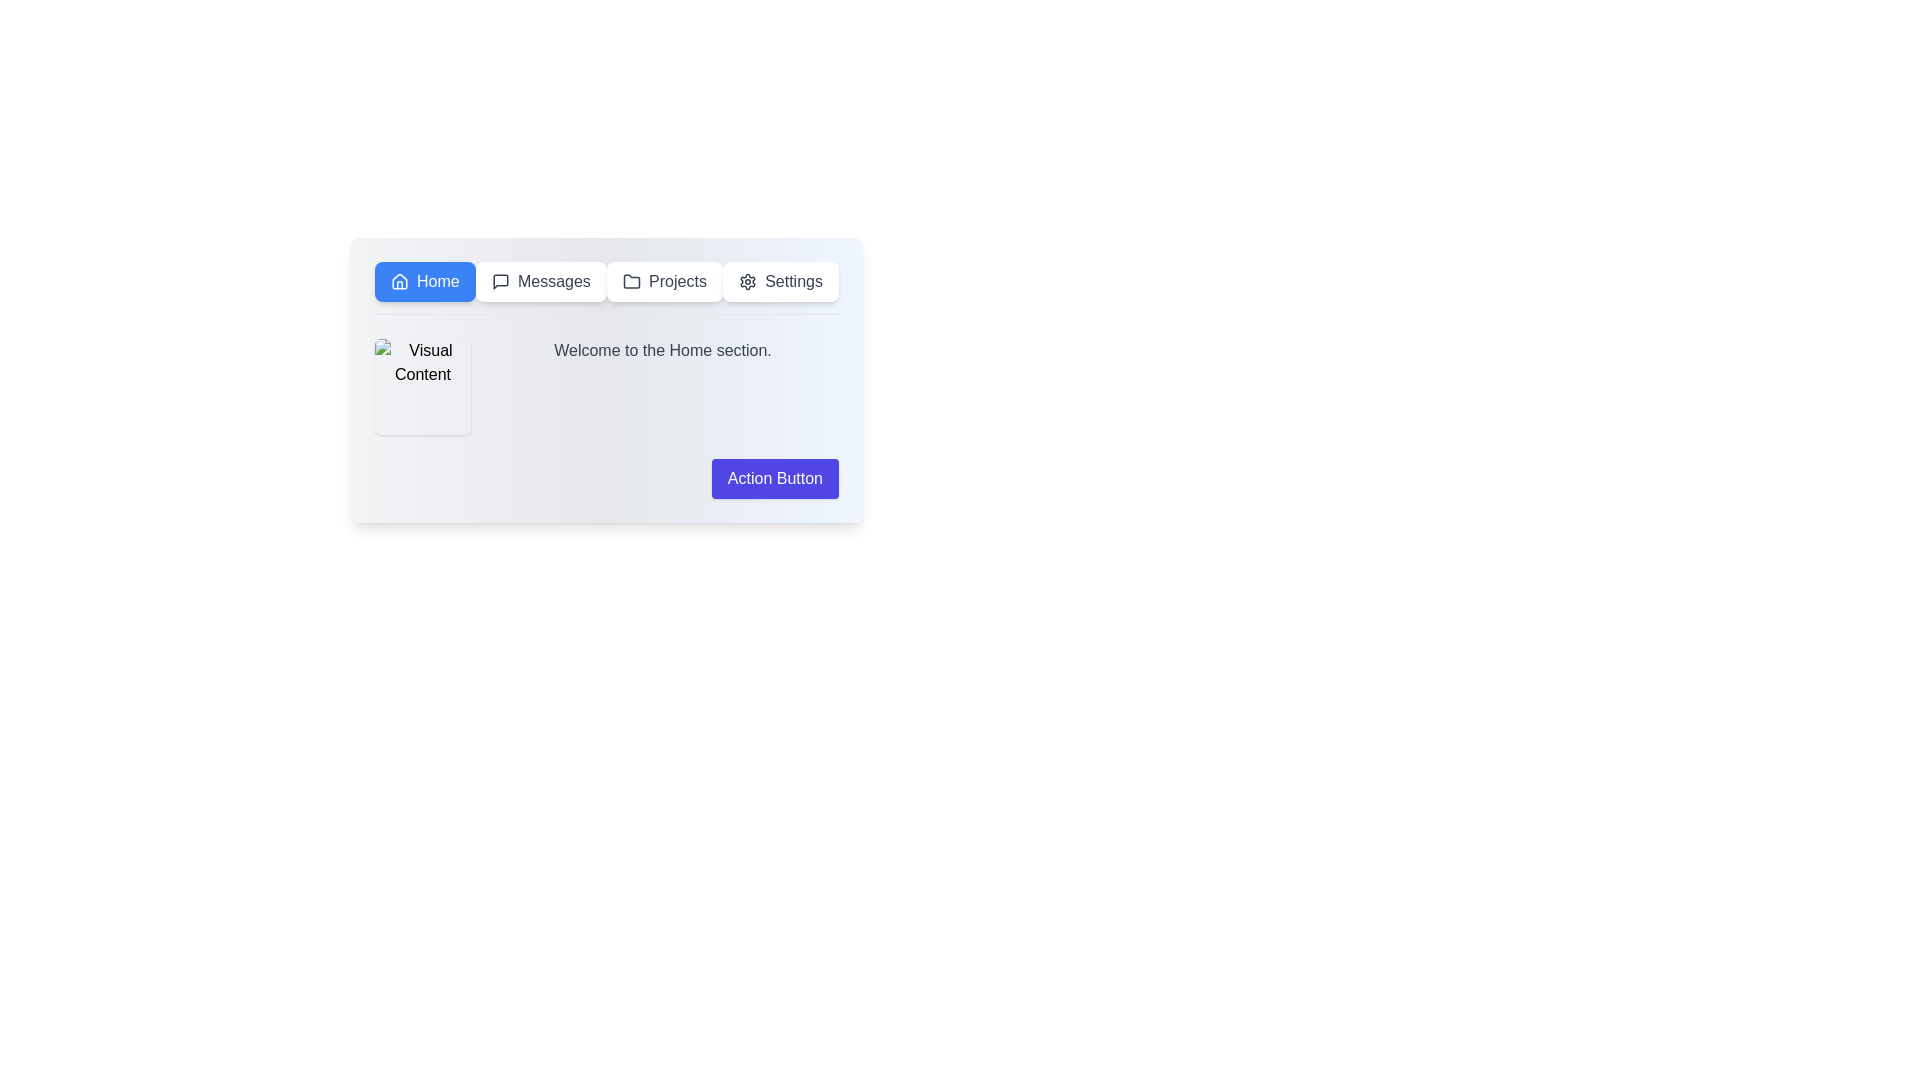 The height and width of the screenshot is (1080, 1920). What do you see at coordinates (747, 281) in the screenshot?
I see `the settings icon located in the top navigation bar, to the left of the text` at bounding box center [747, 281].